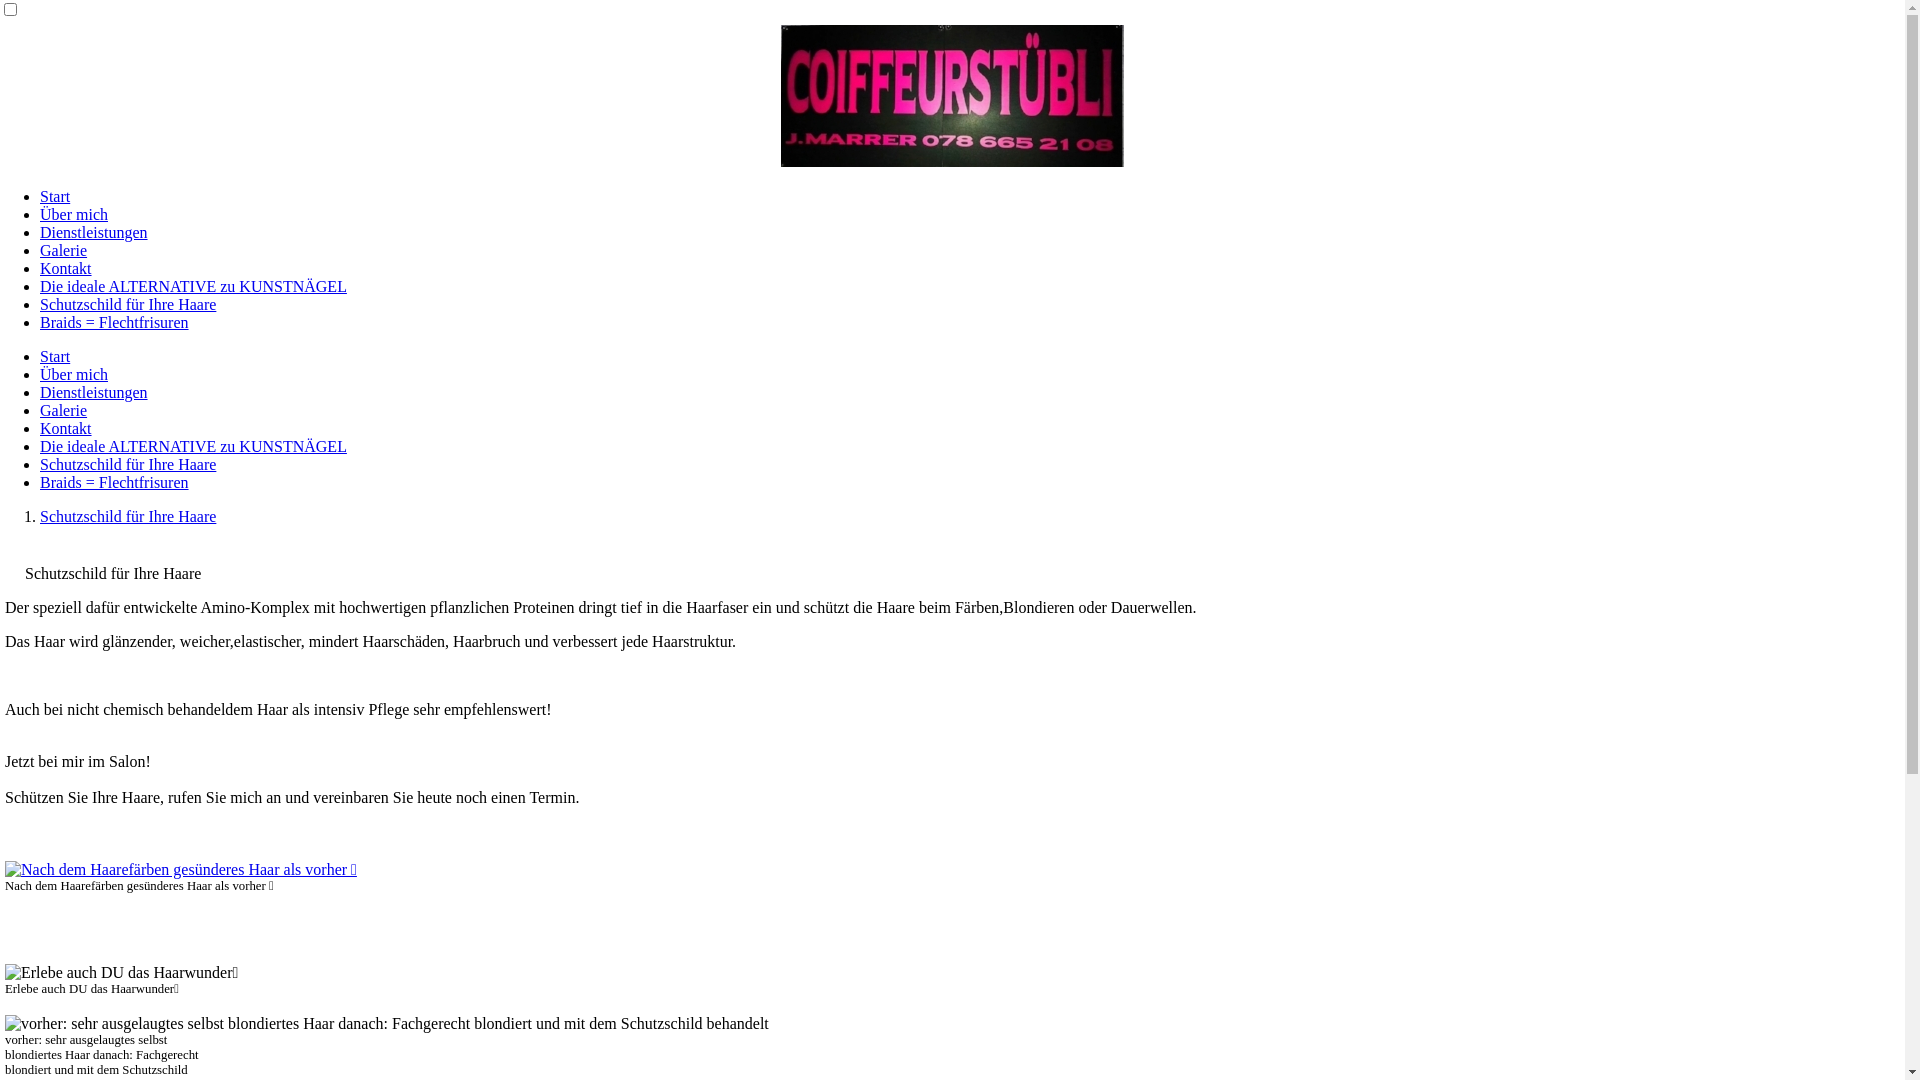 This screenshot has width=1920, height=1080. What do you see at coordinates (63, 409) in the screenshot?
I see `'Galerie'` at bounding box center [63, 409].